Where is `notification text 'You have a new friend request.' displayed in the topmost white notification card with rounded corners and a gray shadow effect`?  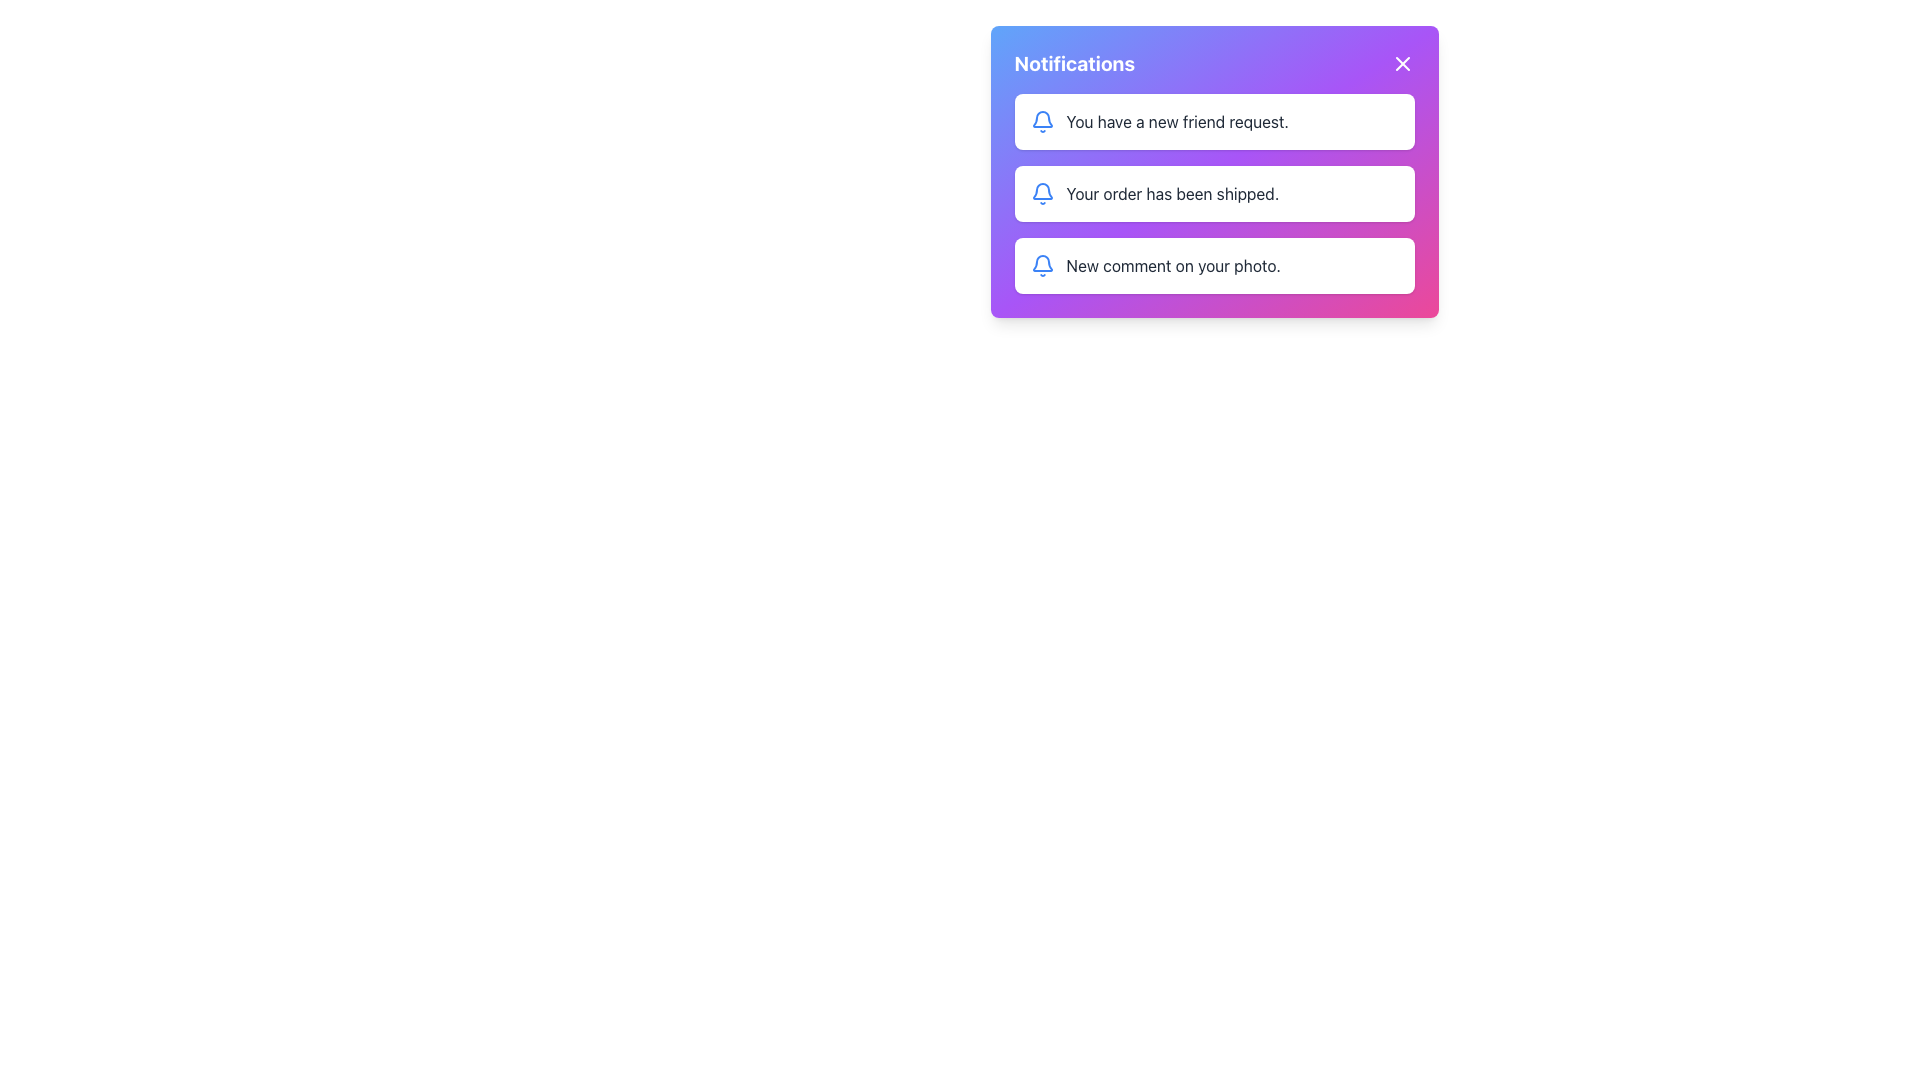
notification text 'You have a new friend request.' displayed in the topmost white notification card with rounded corners and a gray shadow effect is located at coordinates (1177, 122).